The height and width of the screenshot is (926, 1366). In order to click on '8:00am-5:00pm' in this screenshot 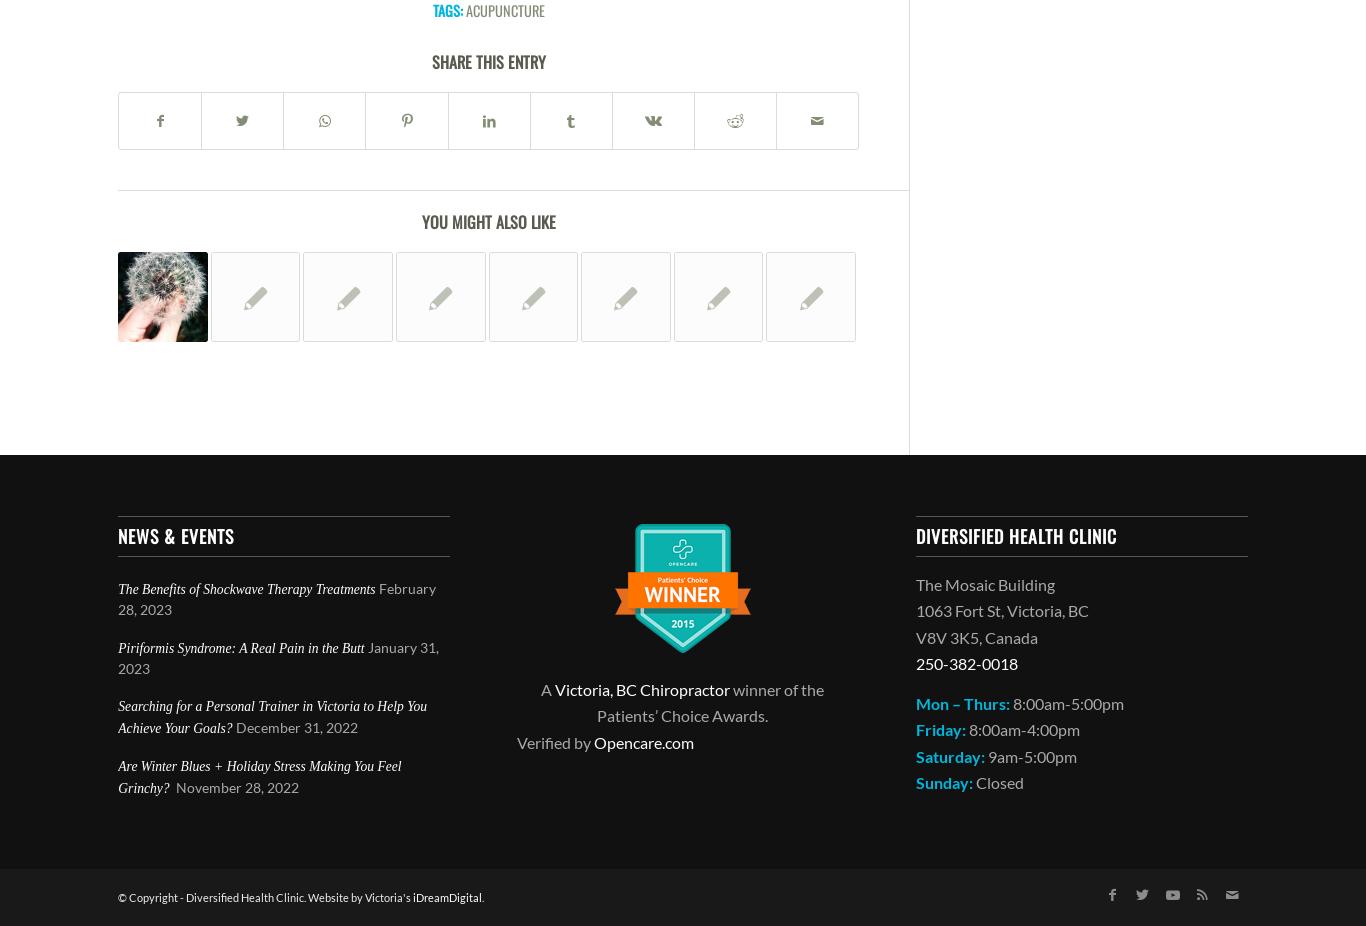, I will do `click(1065, 703)`.